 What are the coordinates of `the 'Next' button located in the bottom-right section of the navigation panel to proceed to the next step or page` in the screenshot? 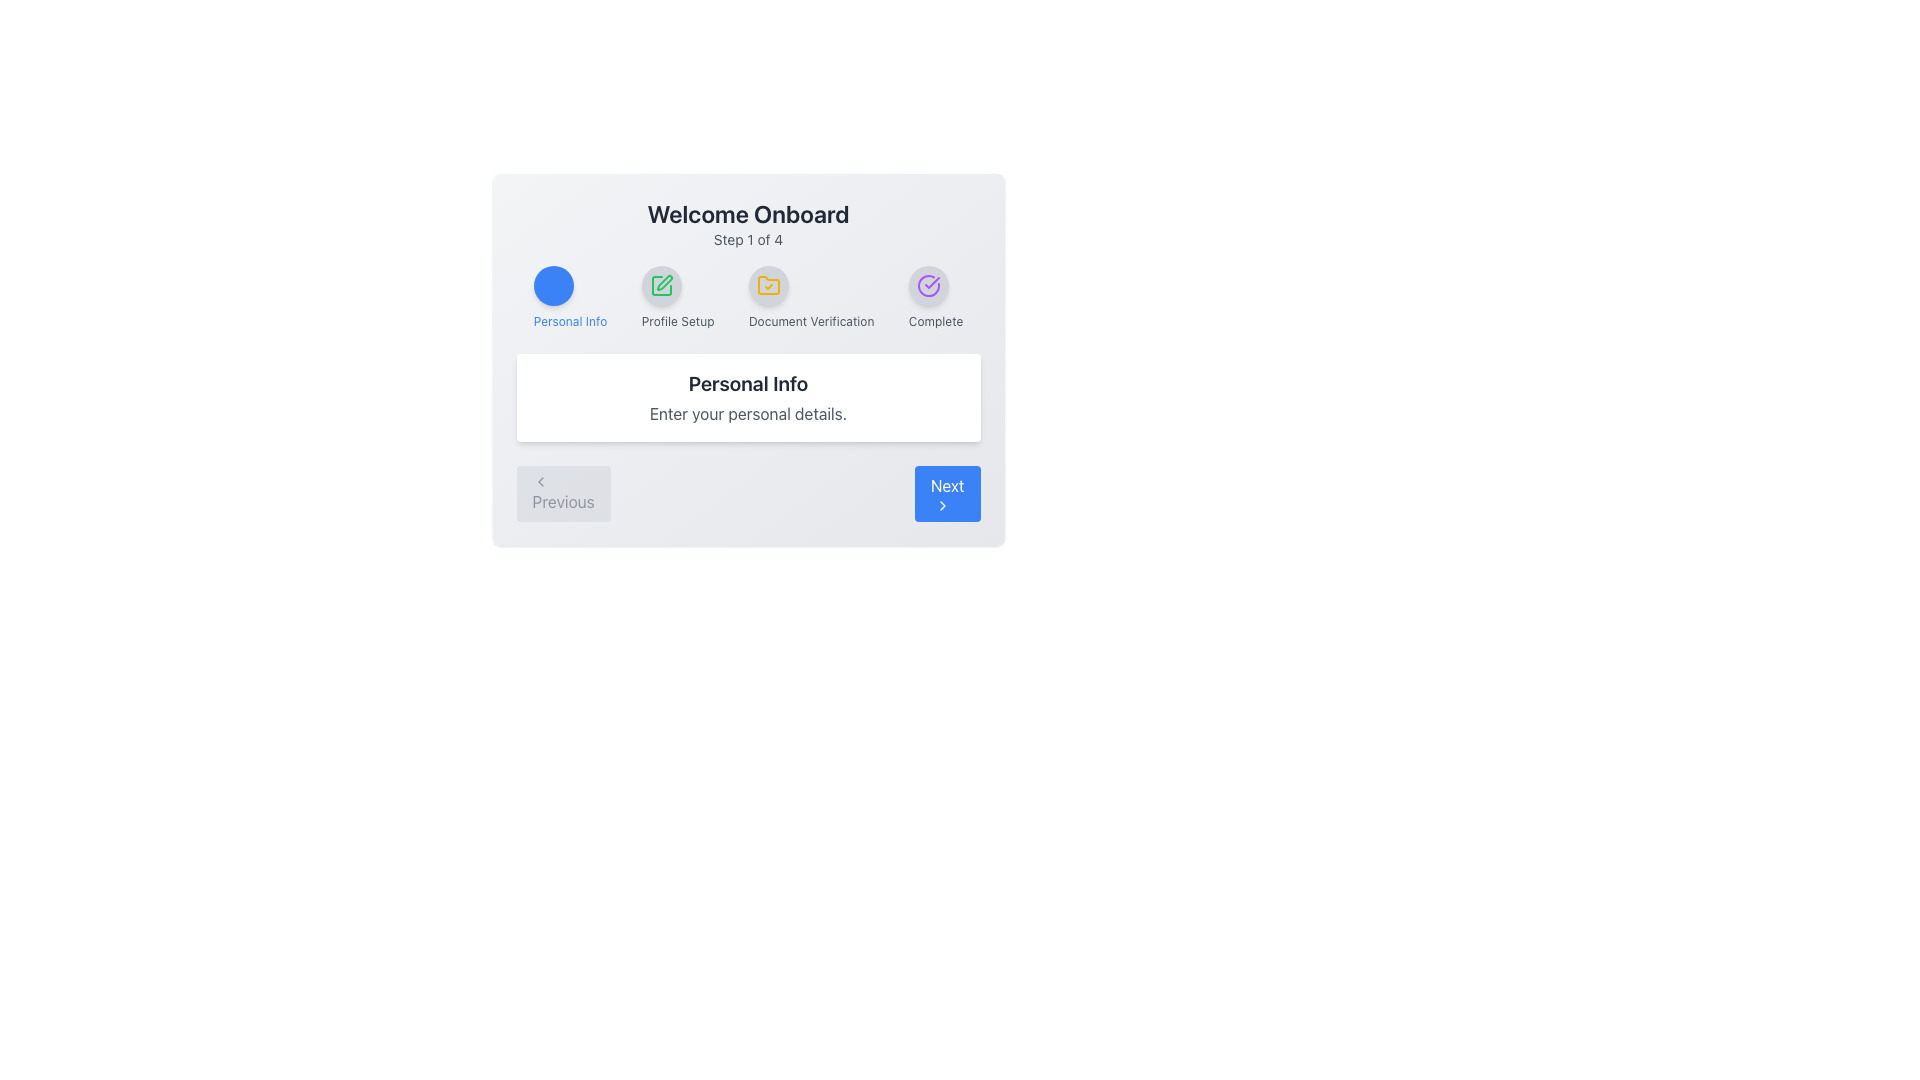 It's located at (946, 493).